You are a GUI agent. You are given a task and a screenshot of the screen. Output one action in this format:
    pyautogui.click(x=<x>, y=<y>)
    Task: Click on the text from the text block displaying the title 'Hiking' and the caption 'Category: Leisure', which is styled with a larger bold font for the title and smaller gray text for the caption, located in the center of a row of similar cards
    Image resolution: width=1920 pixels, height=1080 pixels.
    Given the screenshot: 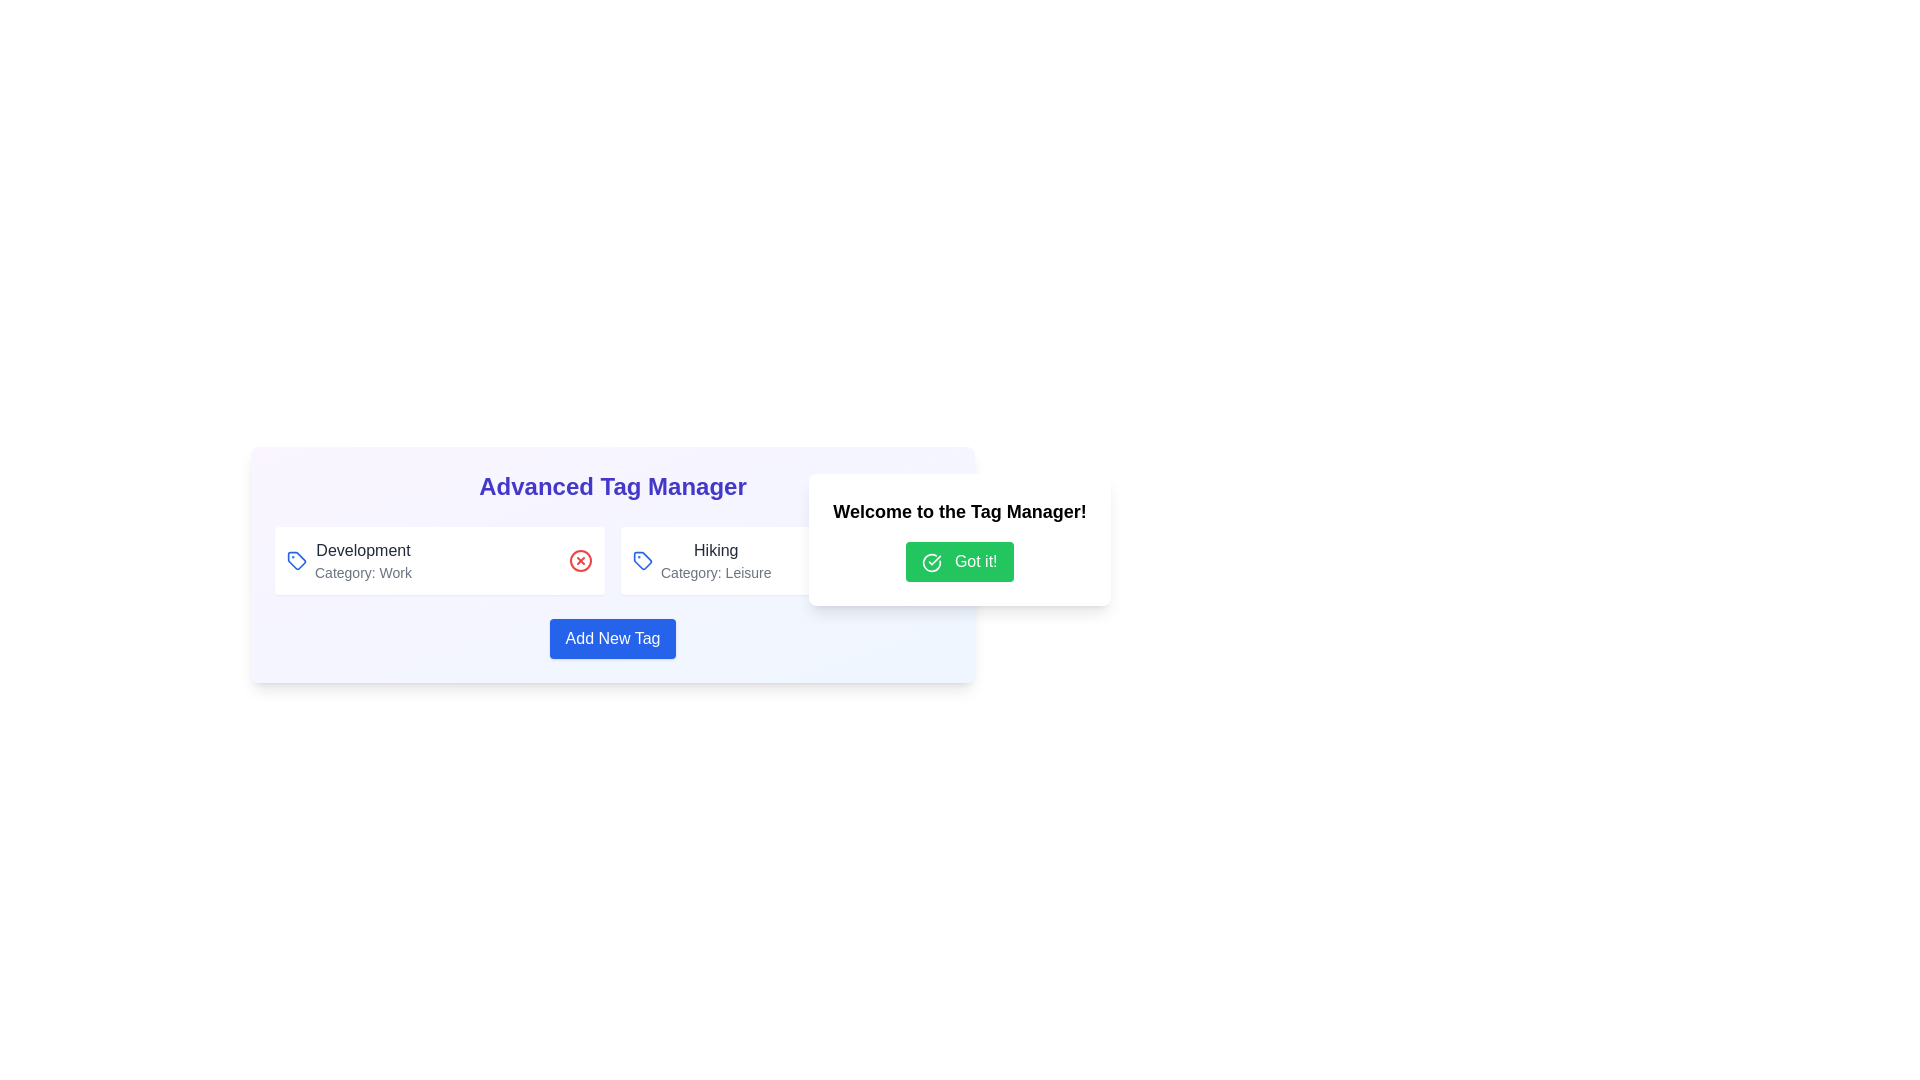 What is the action you would take?
    pyautogui.click(x=716, y=560)
    